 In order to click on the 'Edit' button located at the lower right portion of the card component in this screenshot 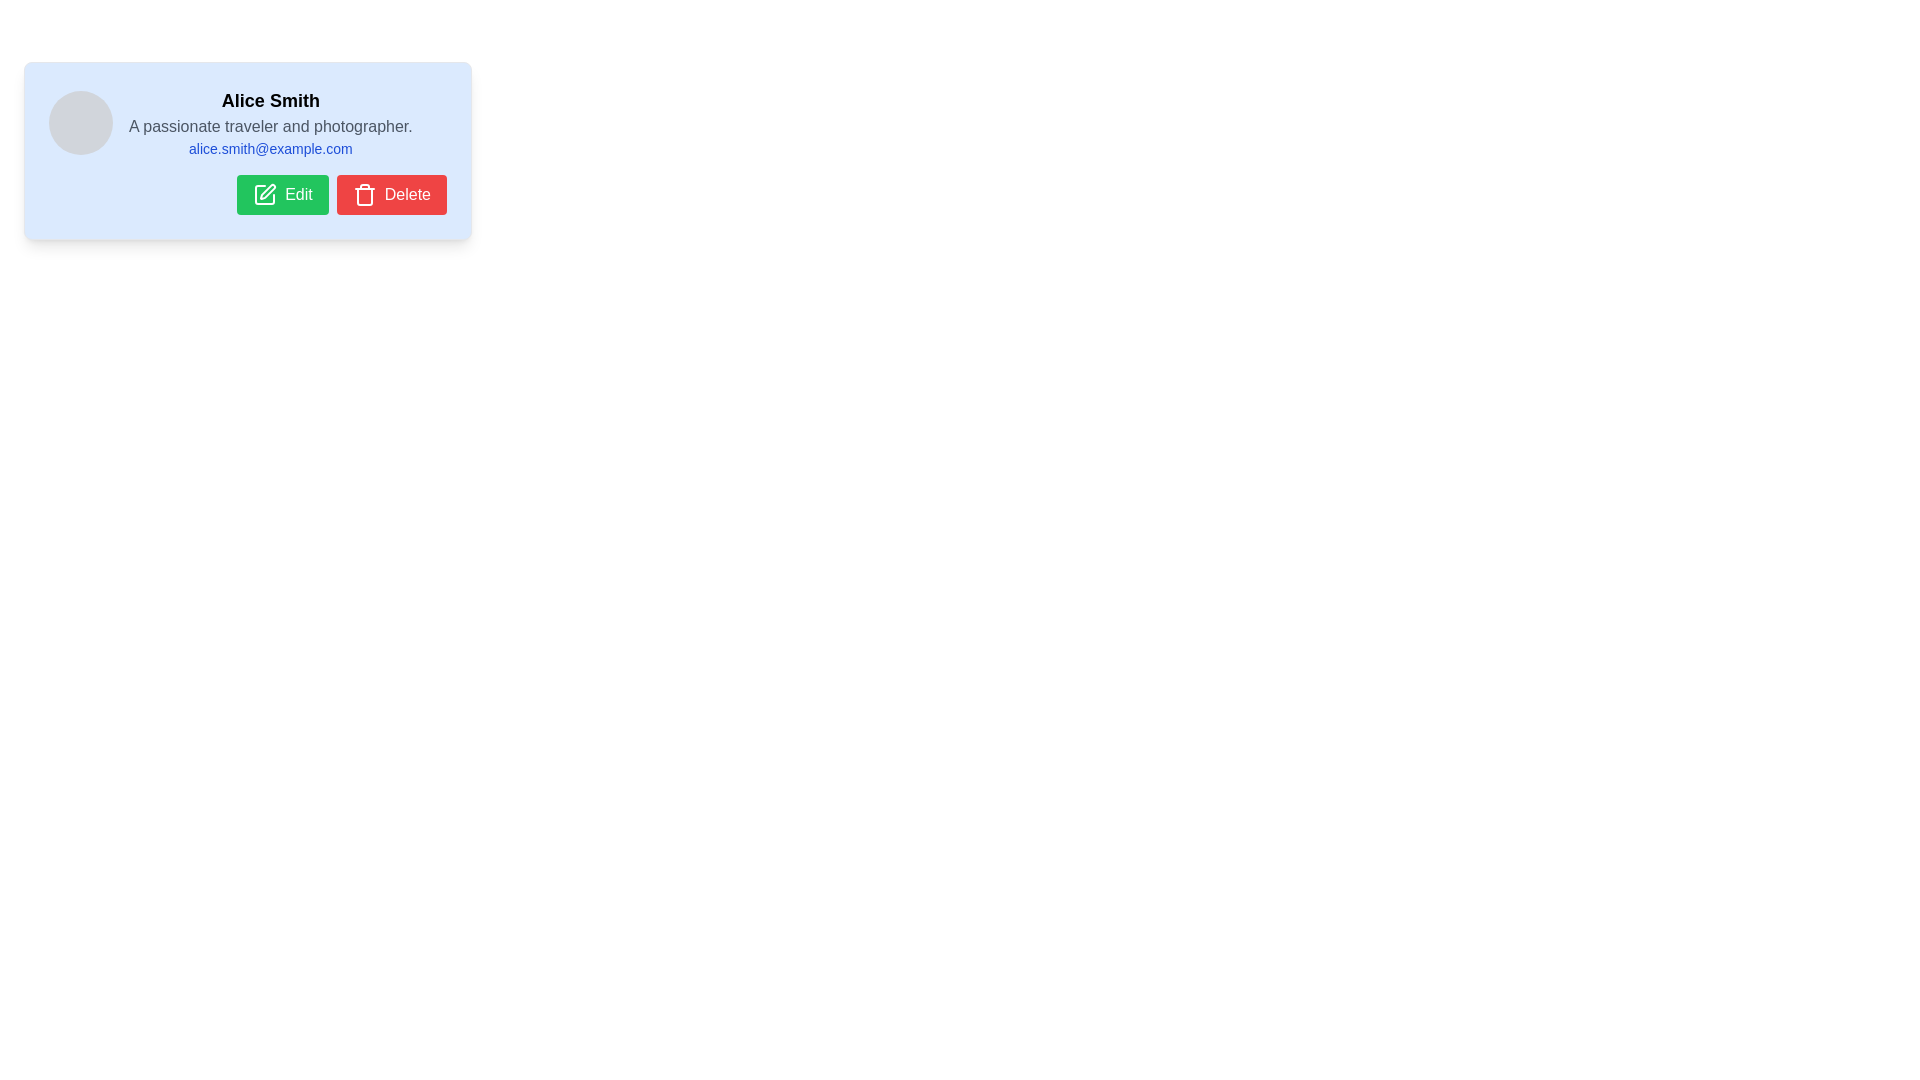, I will do `click(282, 195)`.